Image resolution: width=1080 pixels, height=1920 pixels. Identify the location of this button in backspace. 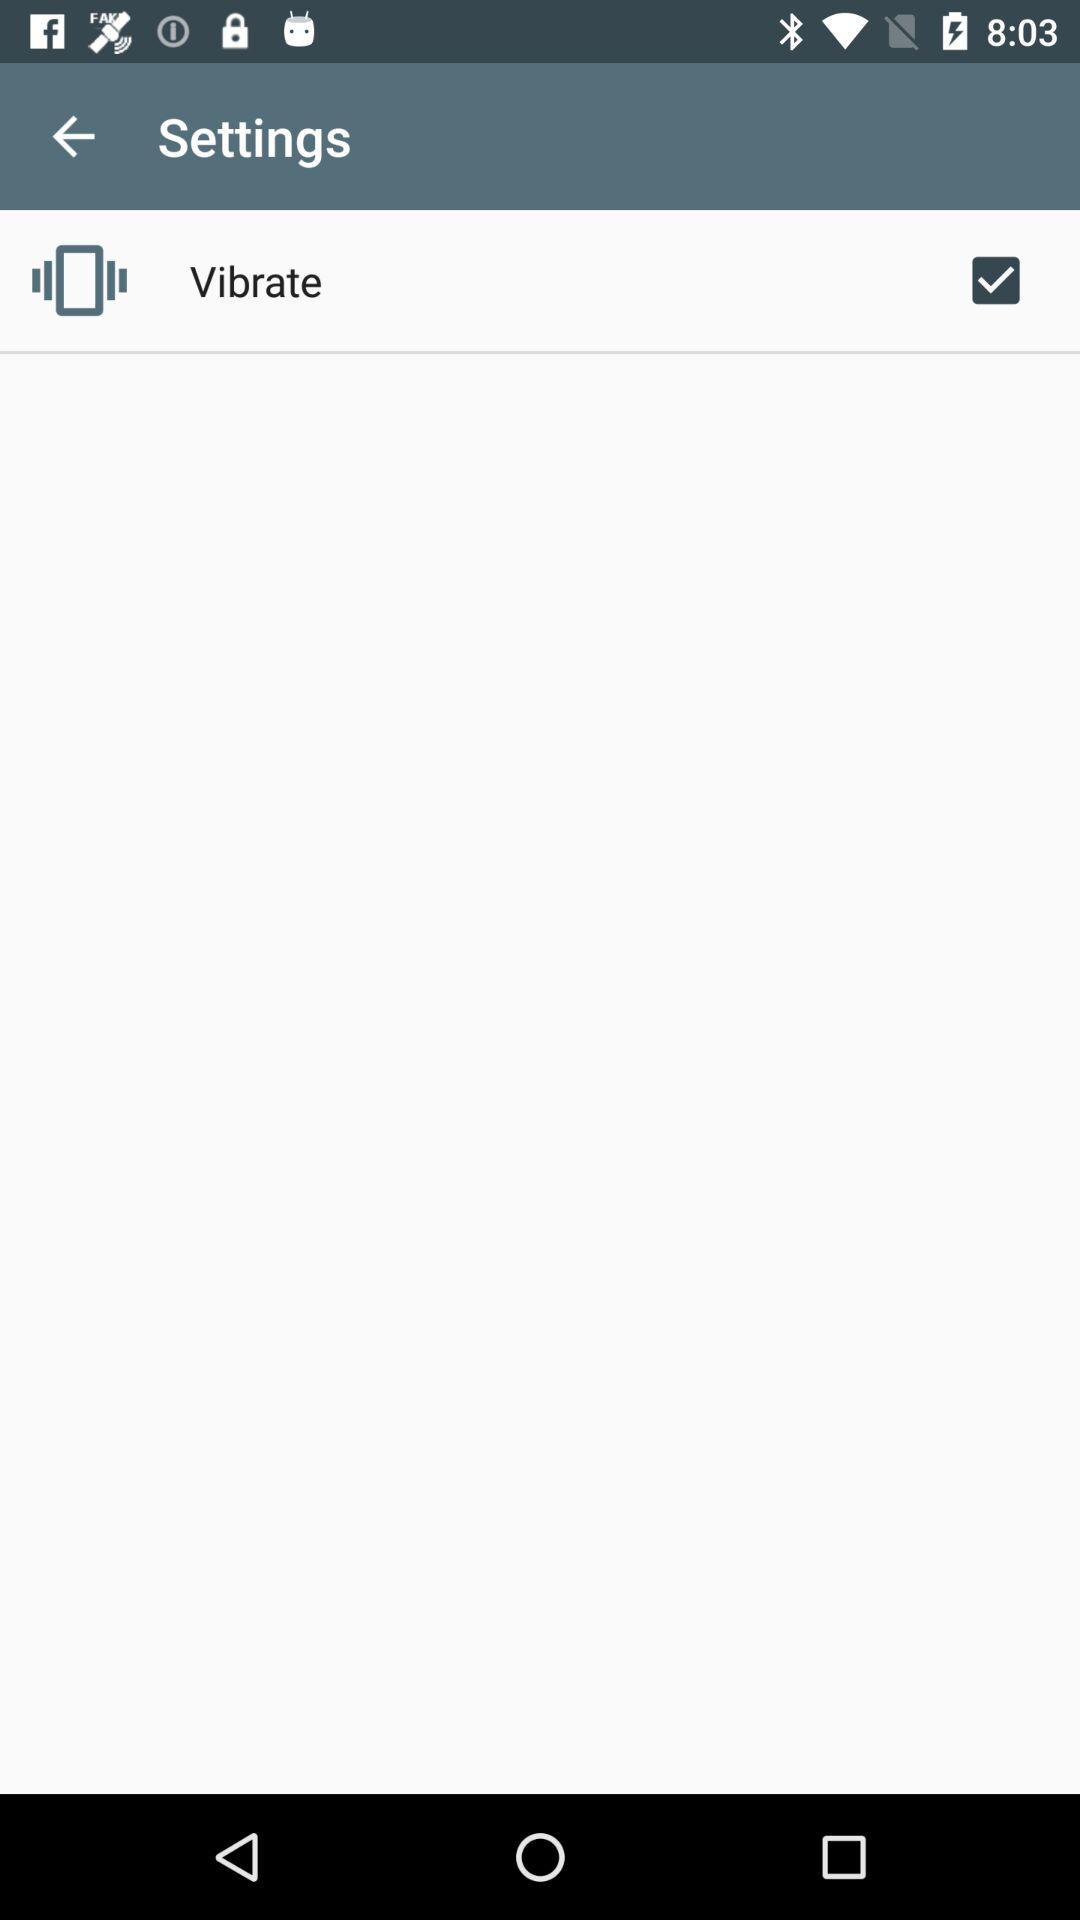
(72, 135).